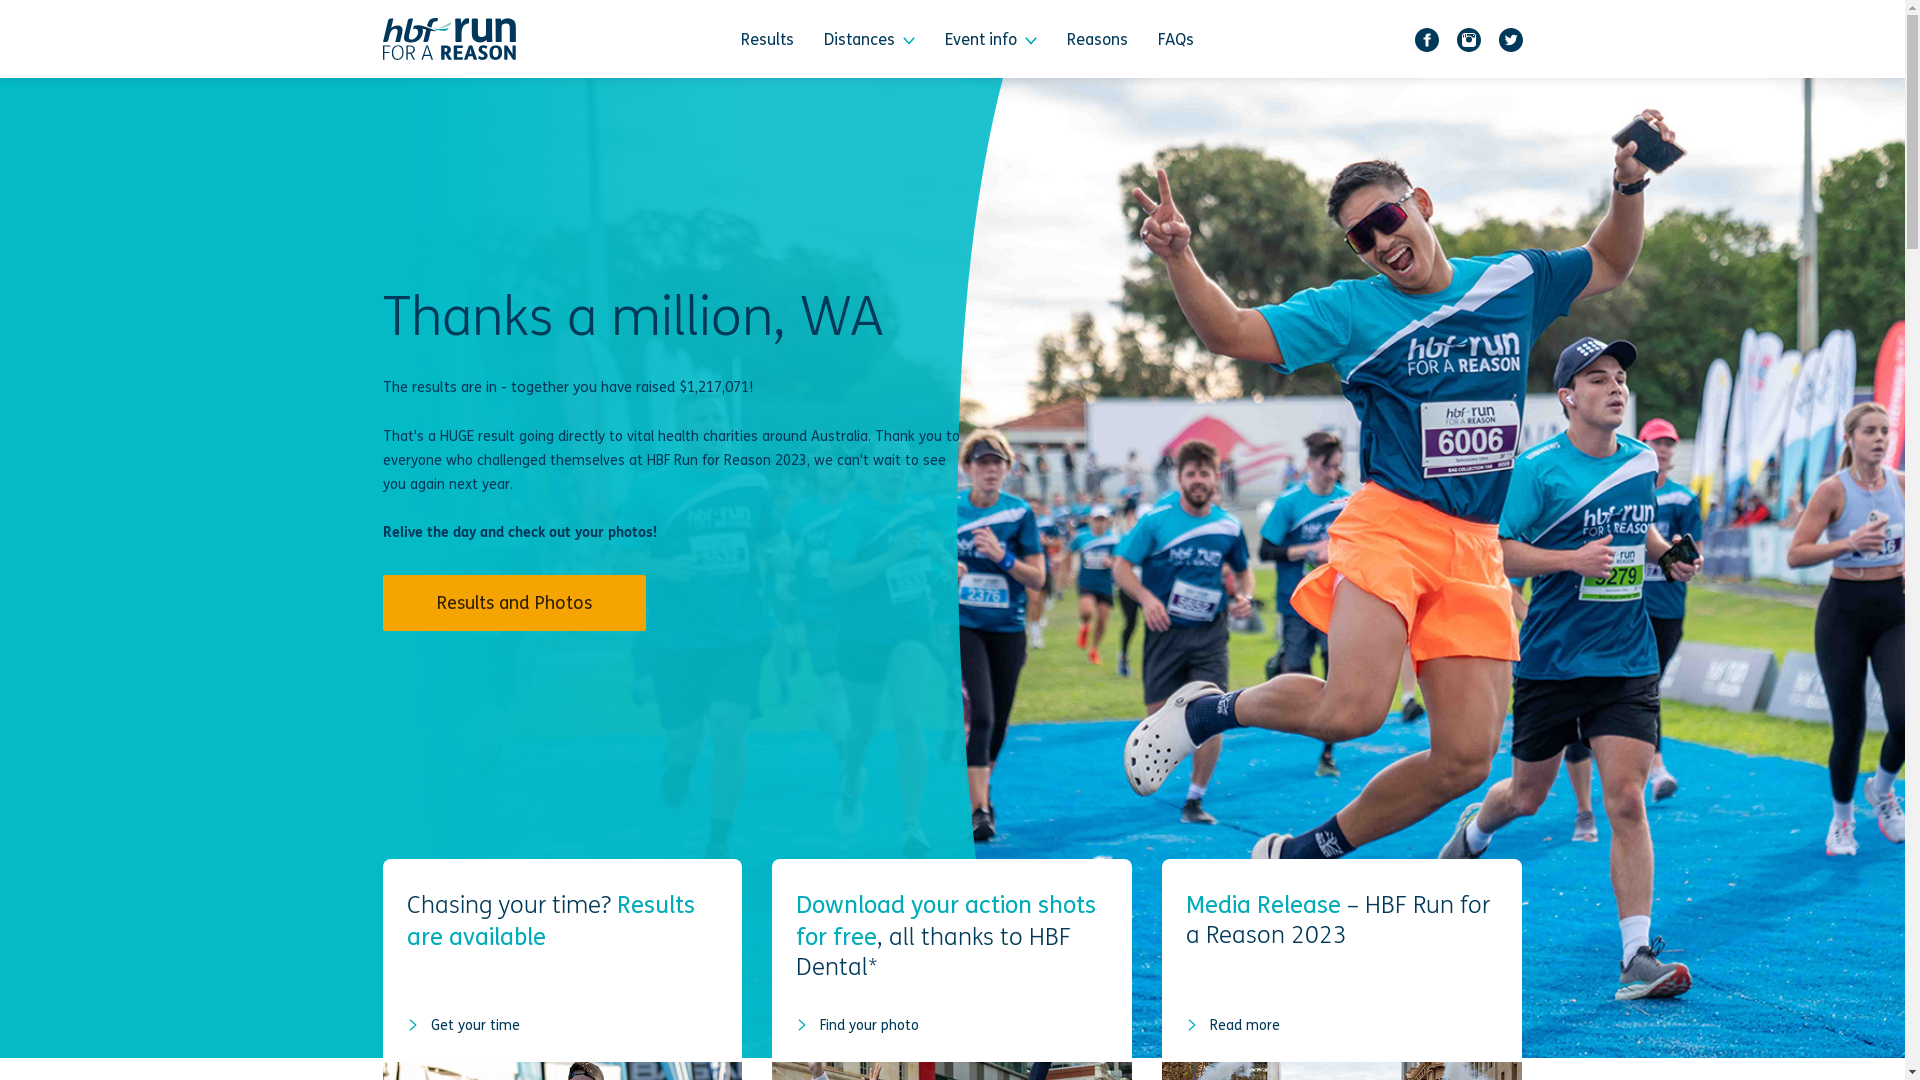 This screenshot has height=1080, width=1920. Describe the element at coordinates (513, 601) in the screenshot. I see `'Results and Photos'` at that location.